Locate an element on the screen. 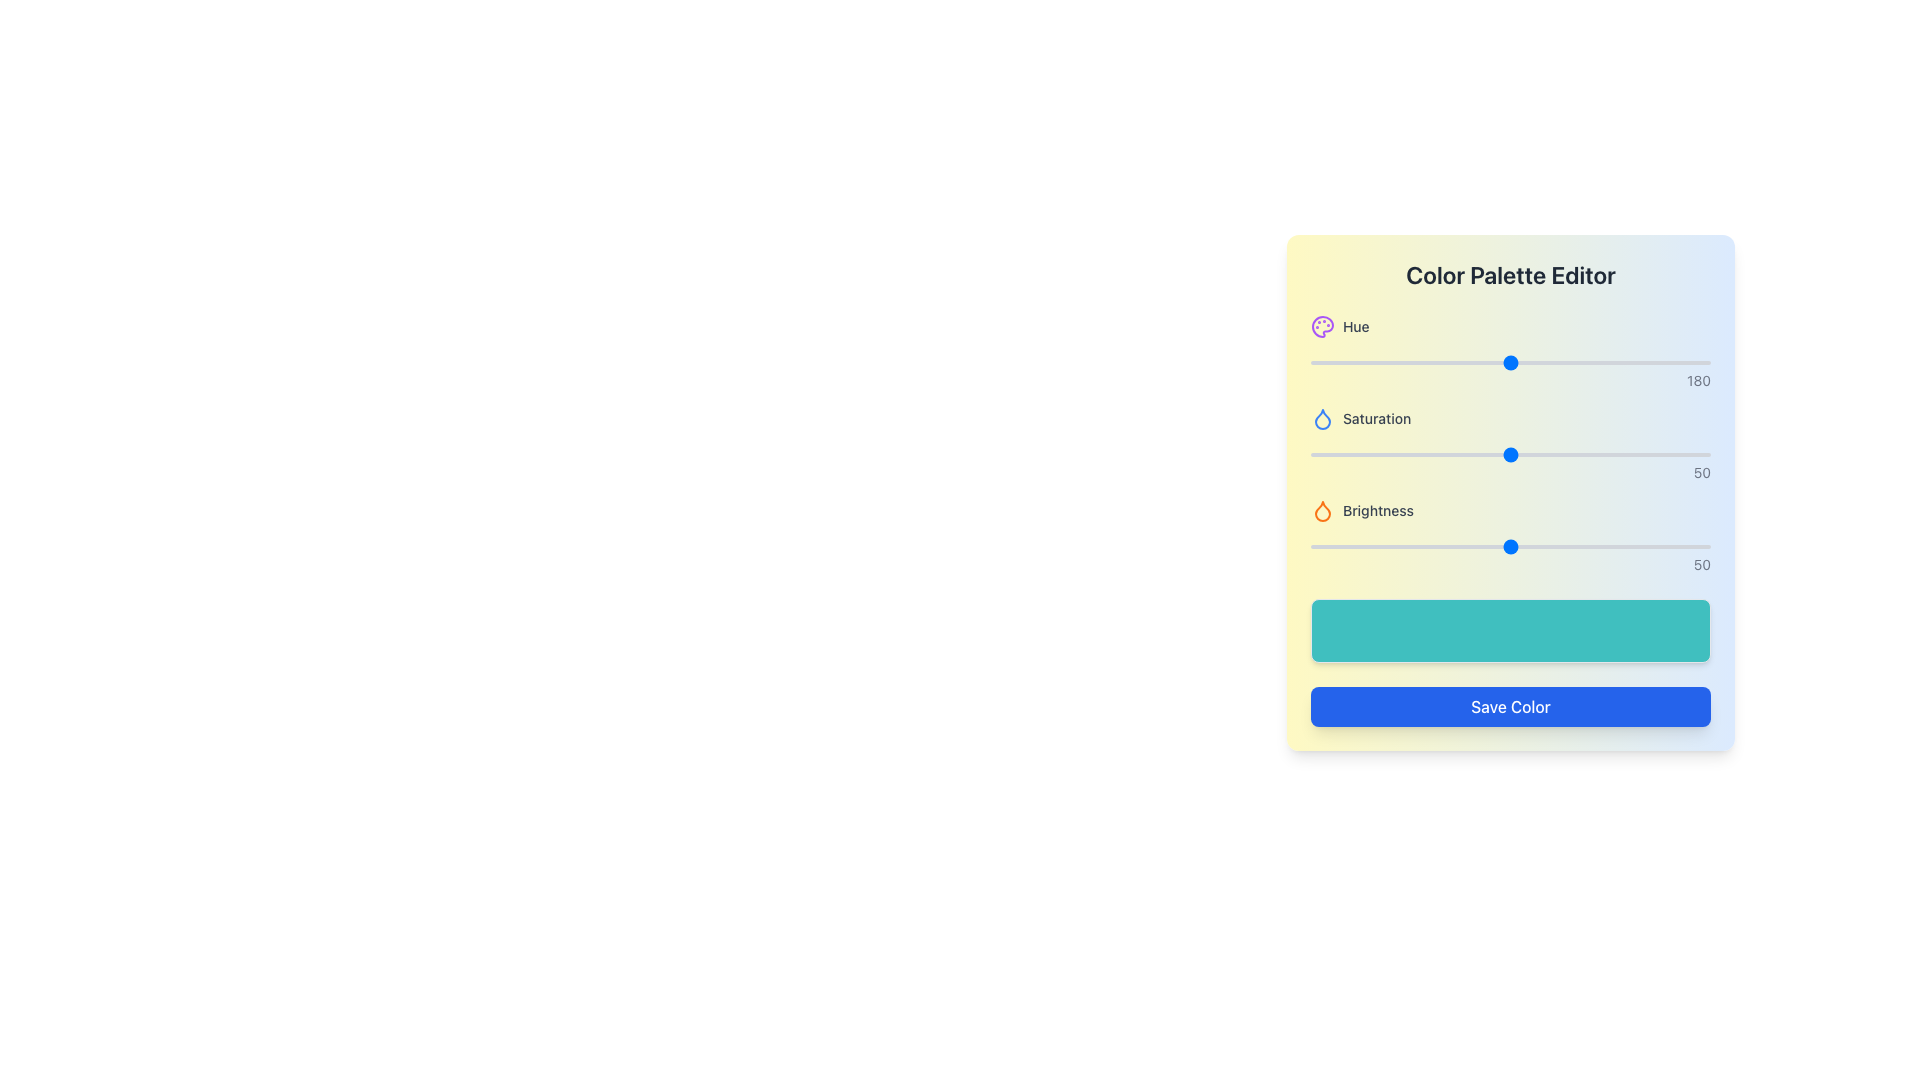 This screenshot has width=1920, height=1080. the saturation level is located at coordinates (1702, 455).